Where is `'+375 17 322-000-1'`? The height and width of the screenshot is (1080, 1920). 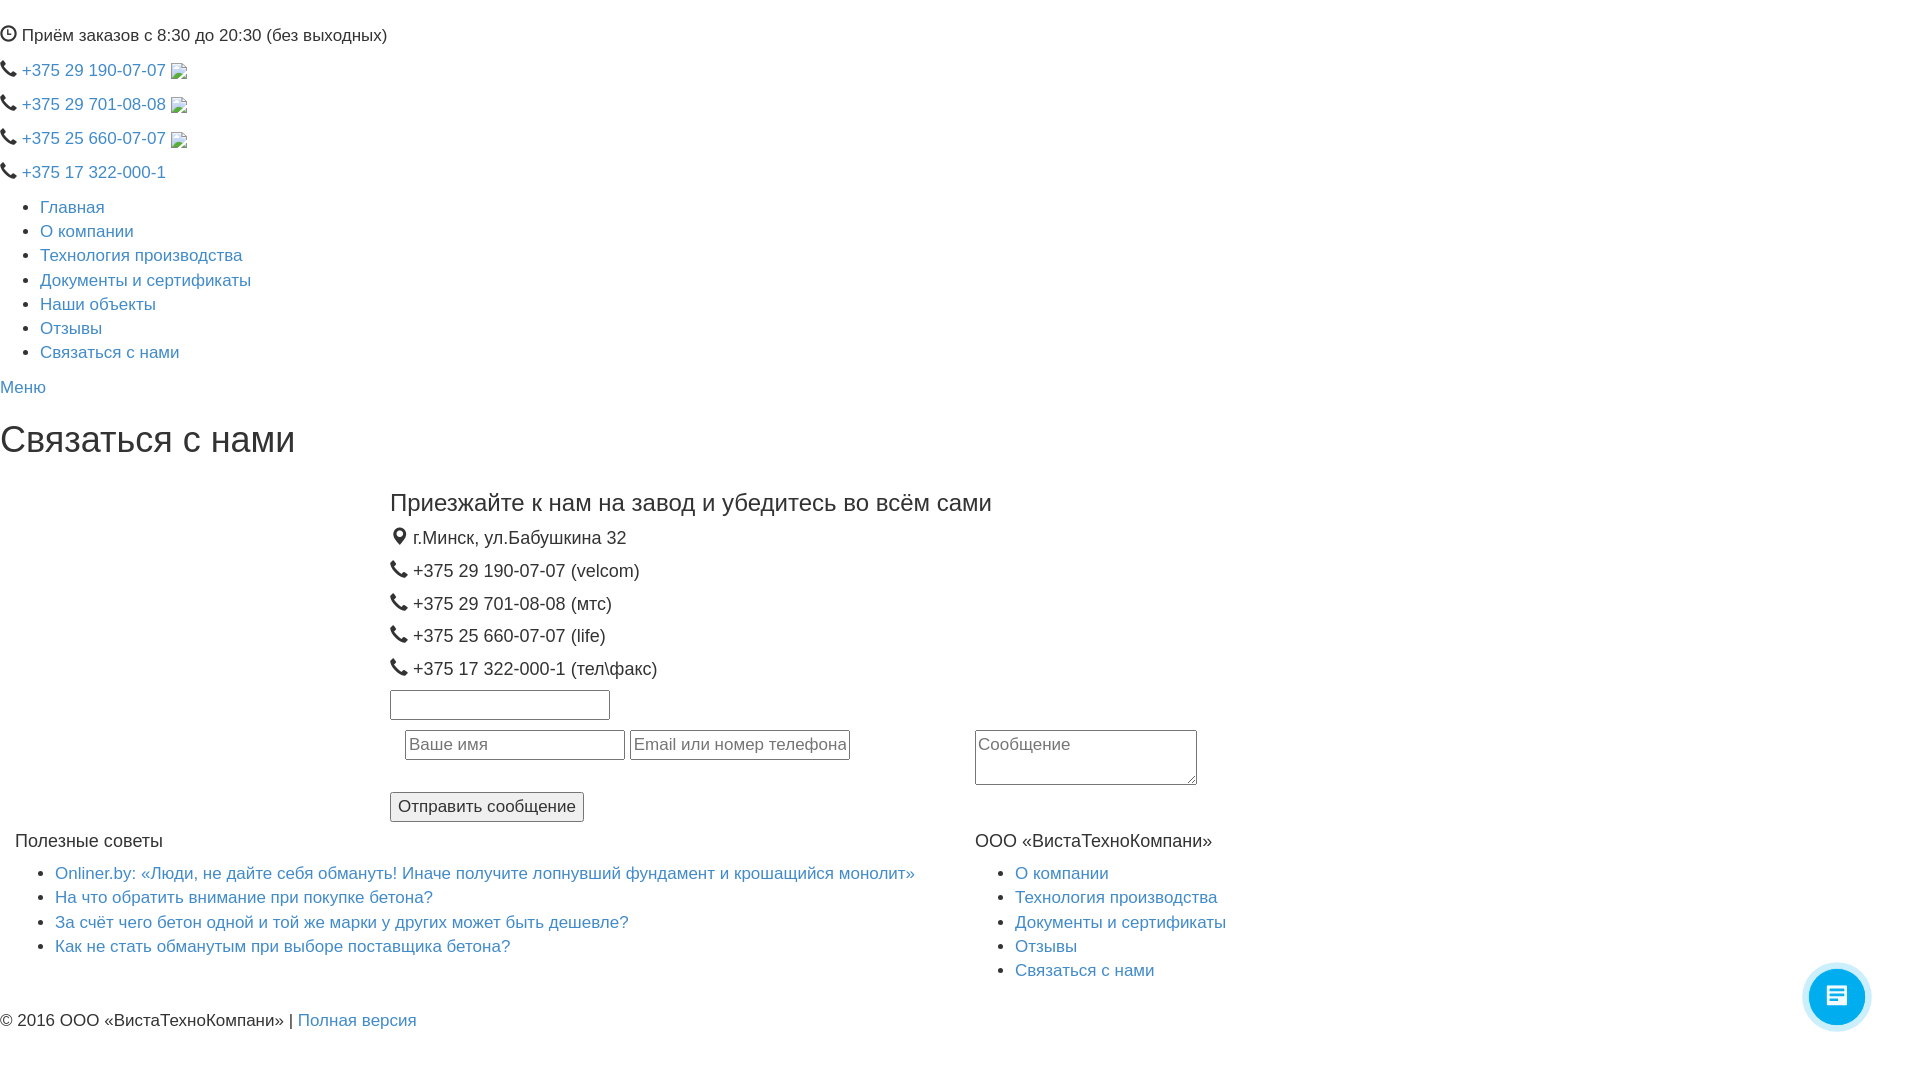 '+375 17 322-000-1' is located at coordinates (93, 171).